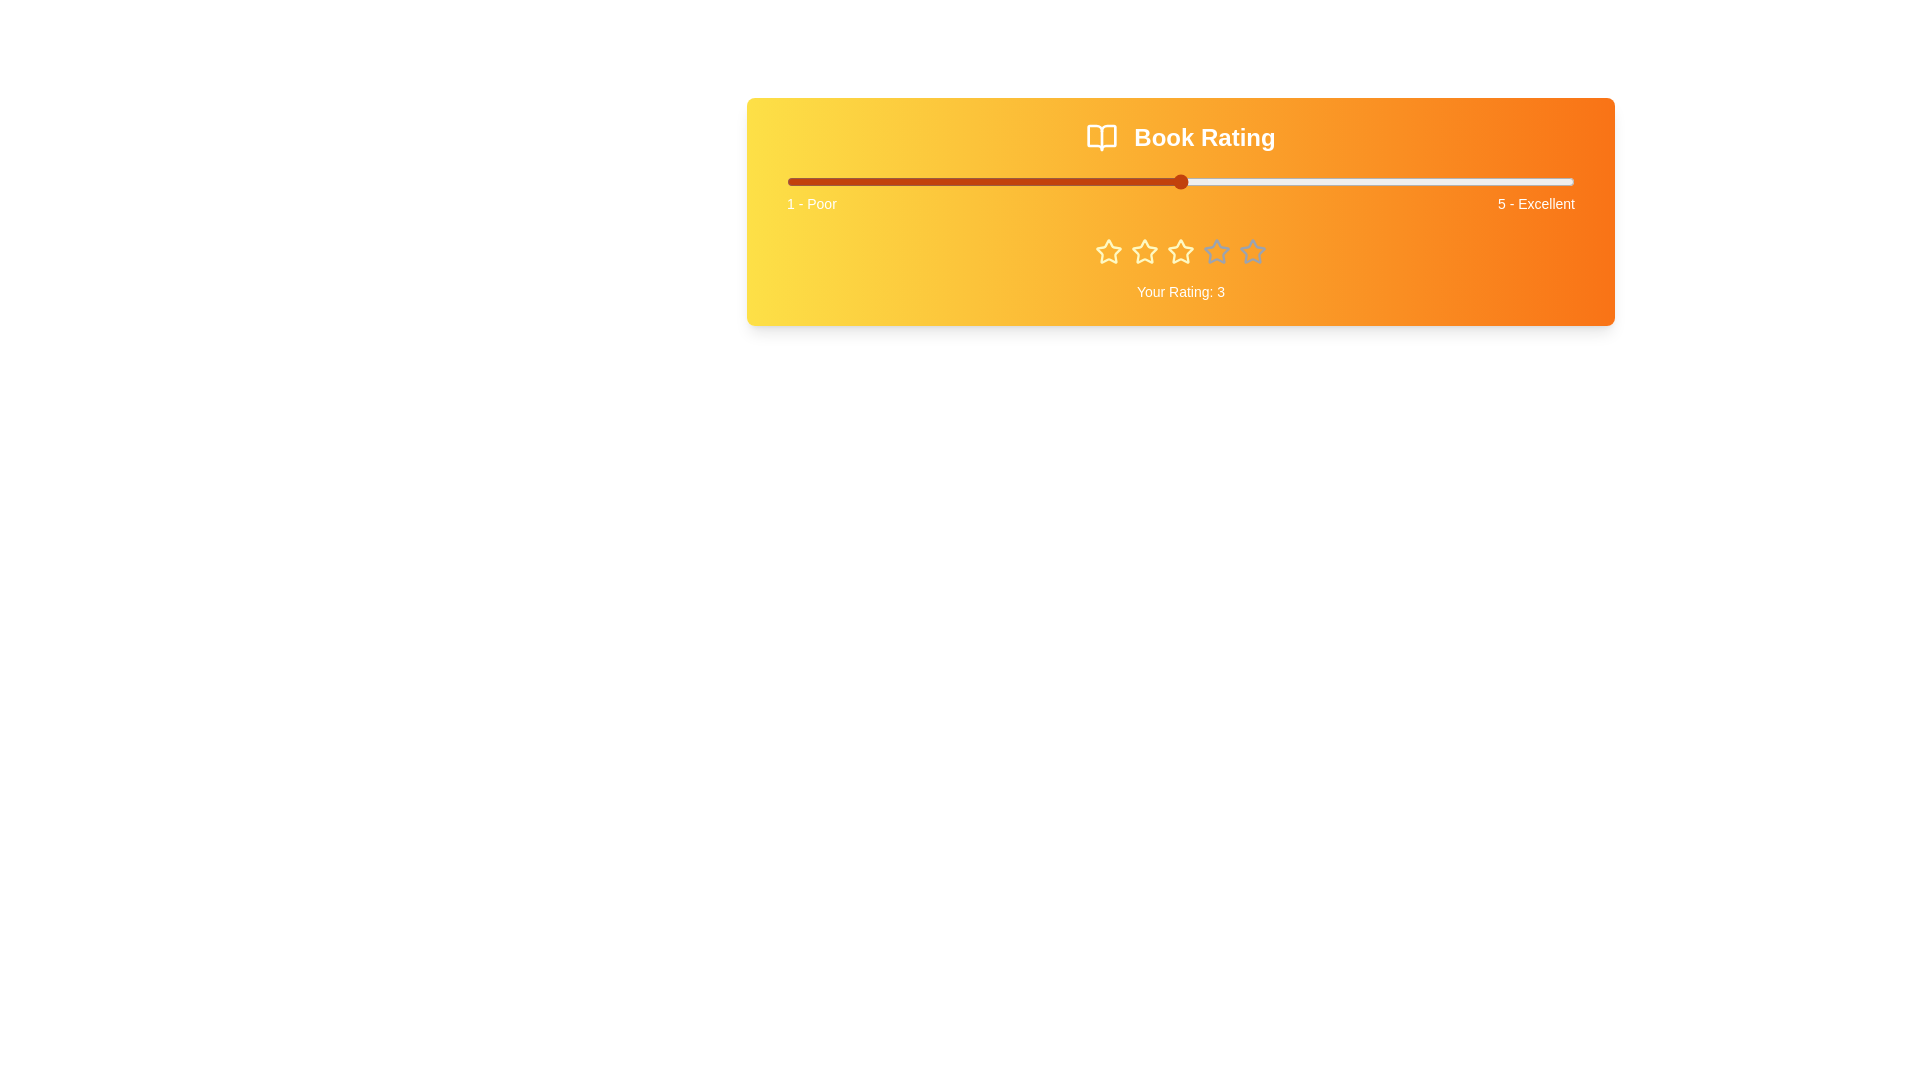  Describe the element at coordinates (1180, 204) in the screenshot. I see `the text label component that spans horizontally below the slider bar, containing '1 - Poor' on the left and '5 - Excellent' on the right` at that location.